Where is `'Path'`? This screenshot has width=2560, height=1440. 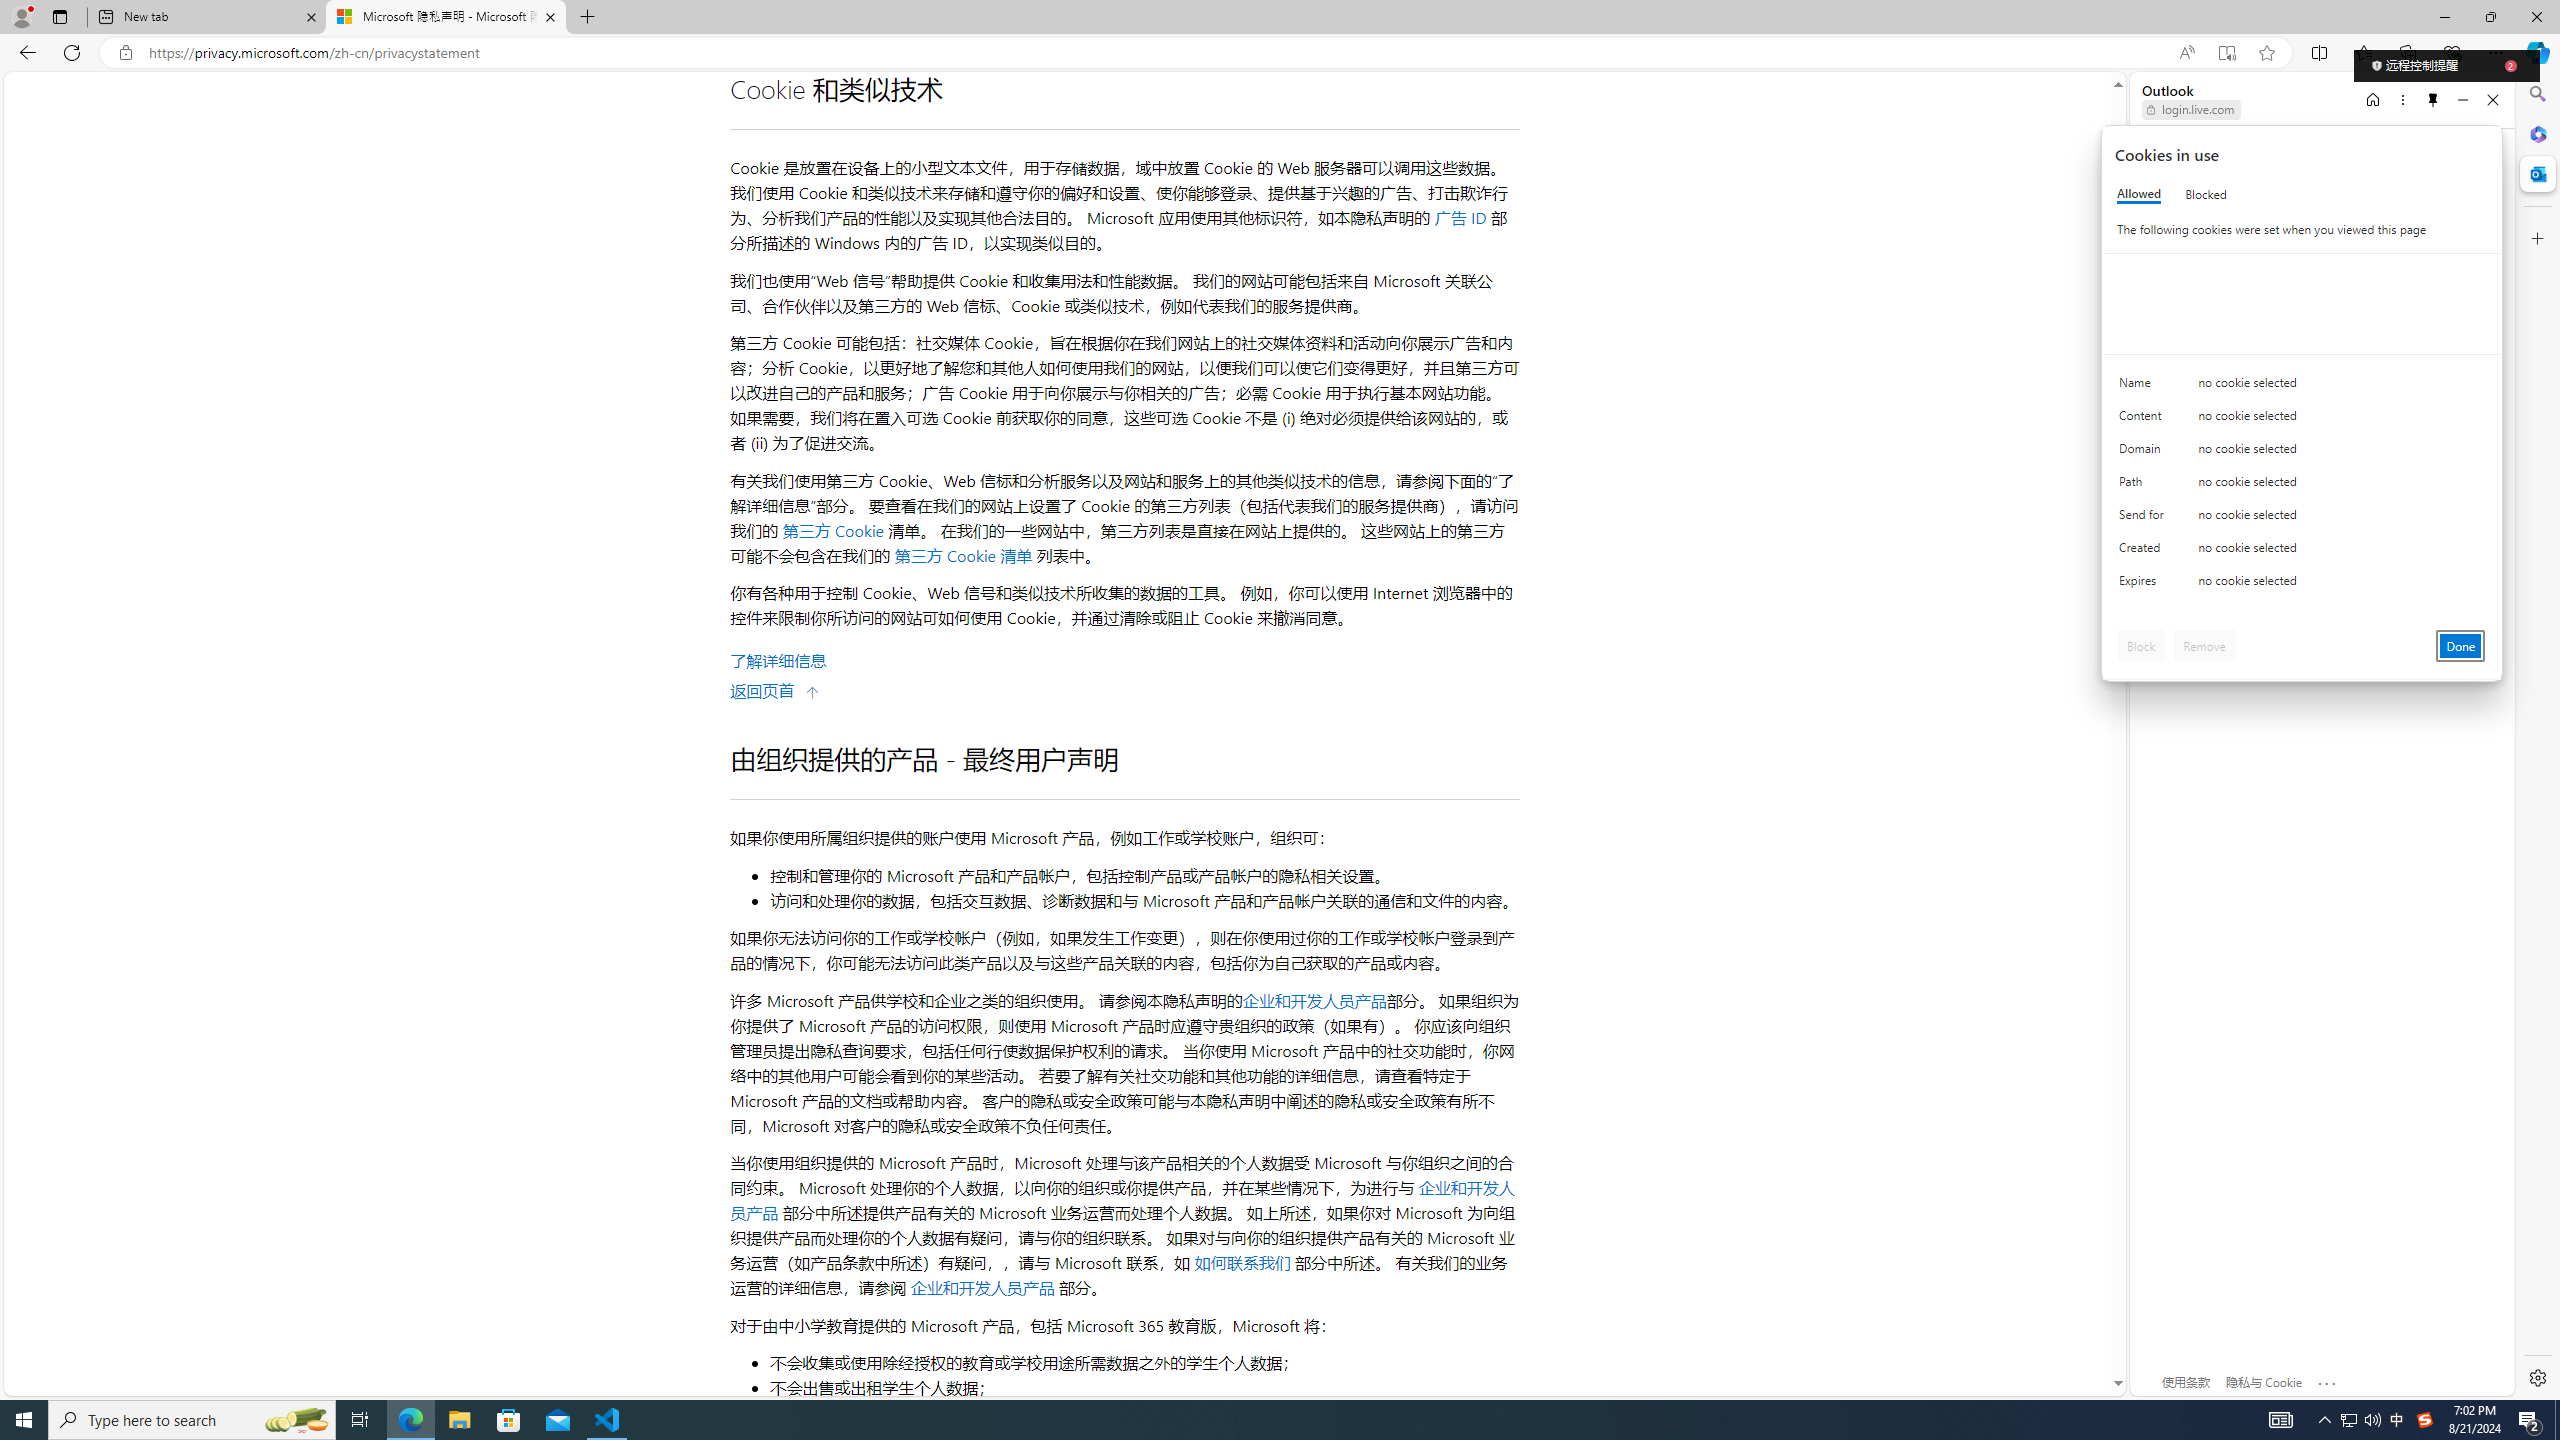 'Path' is located at coordinates (2144, 486).